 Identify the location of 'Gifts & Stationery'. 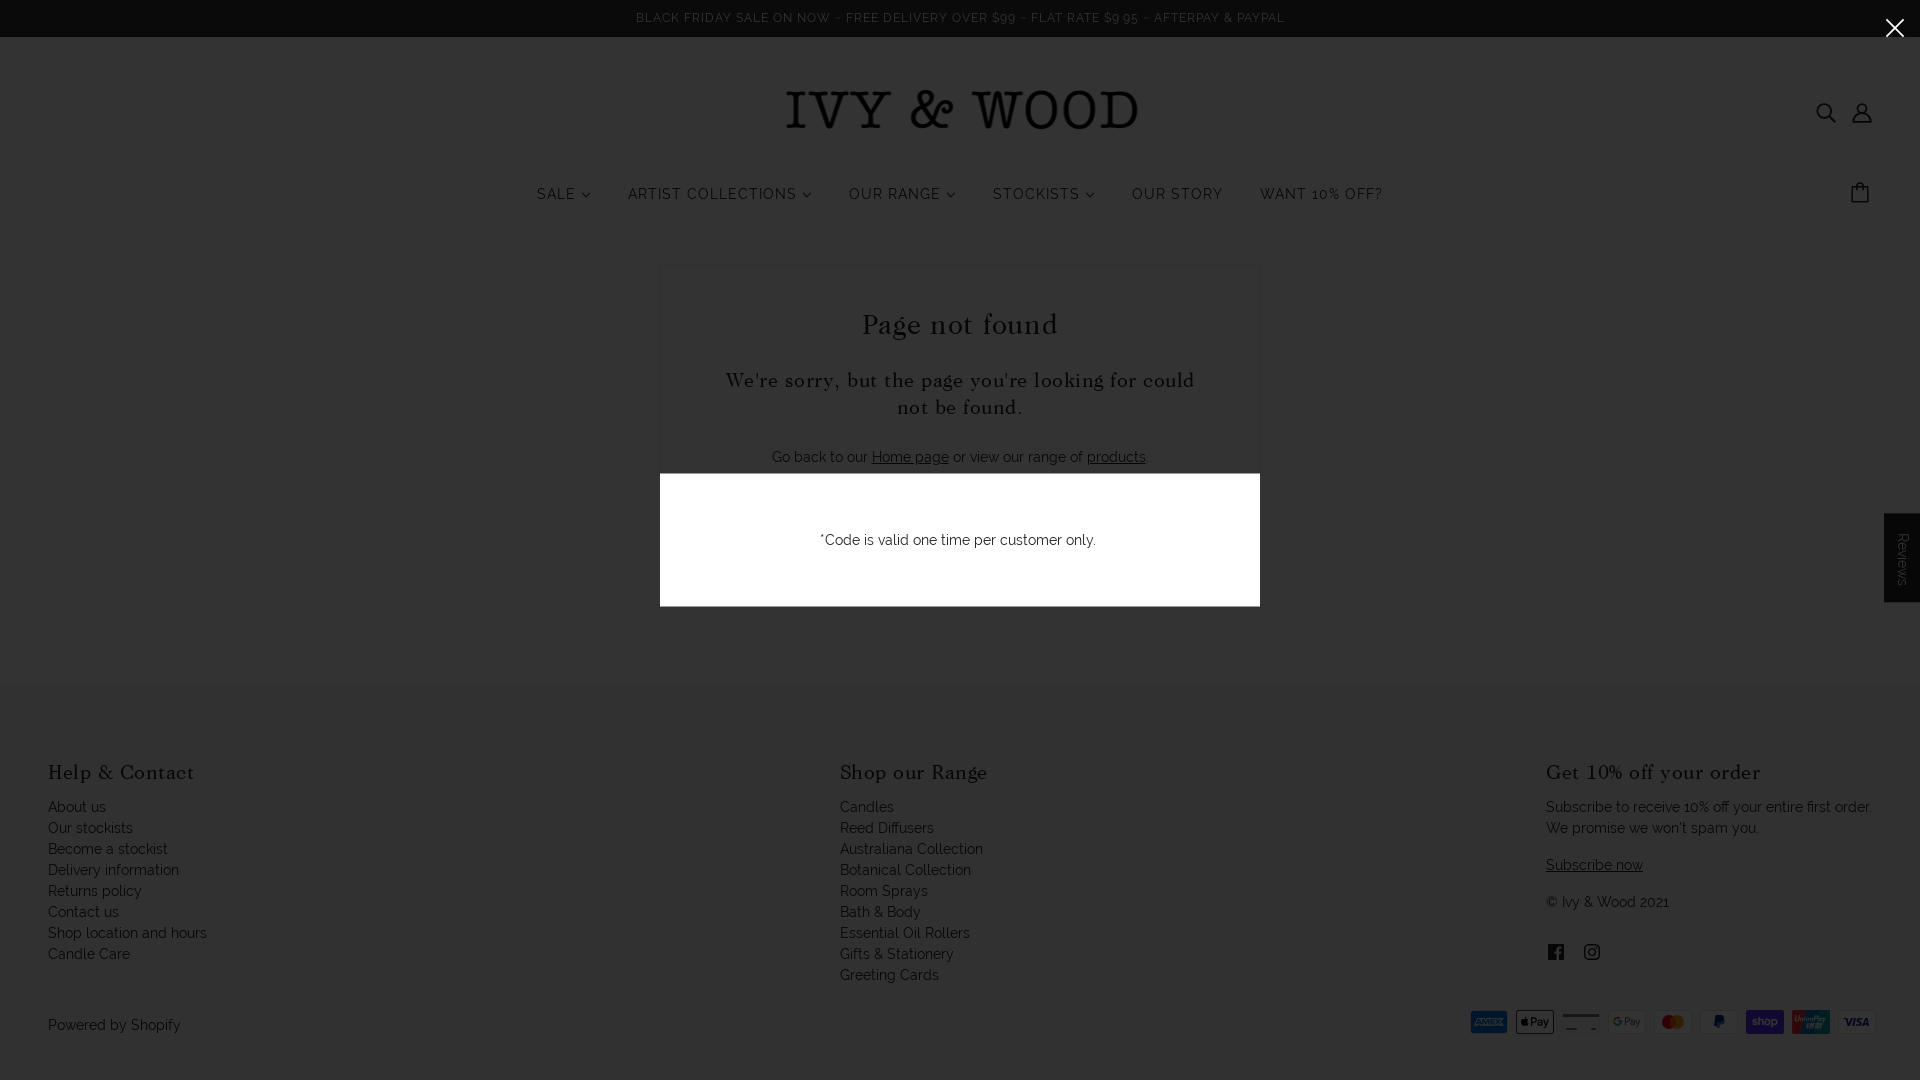
(896, 952).